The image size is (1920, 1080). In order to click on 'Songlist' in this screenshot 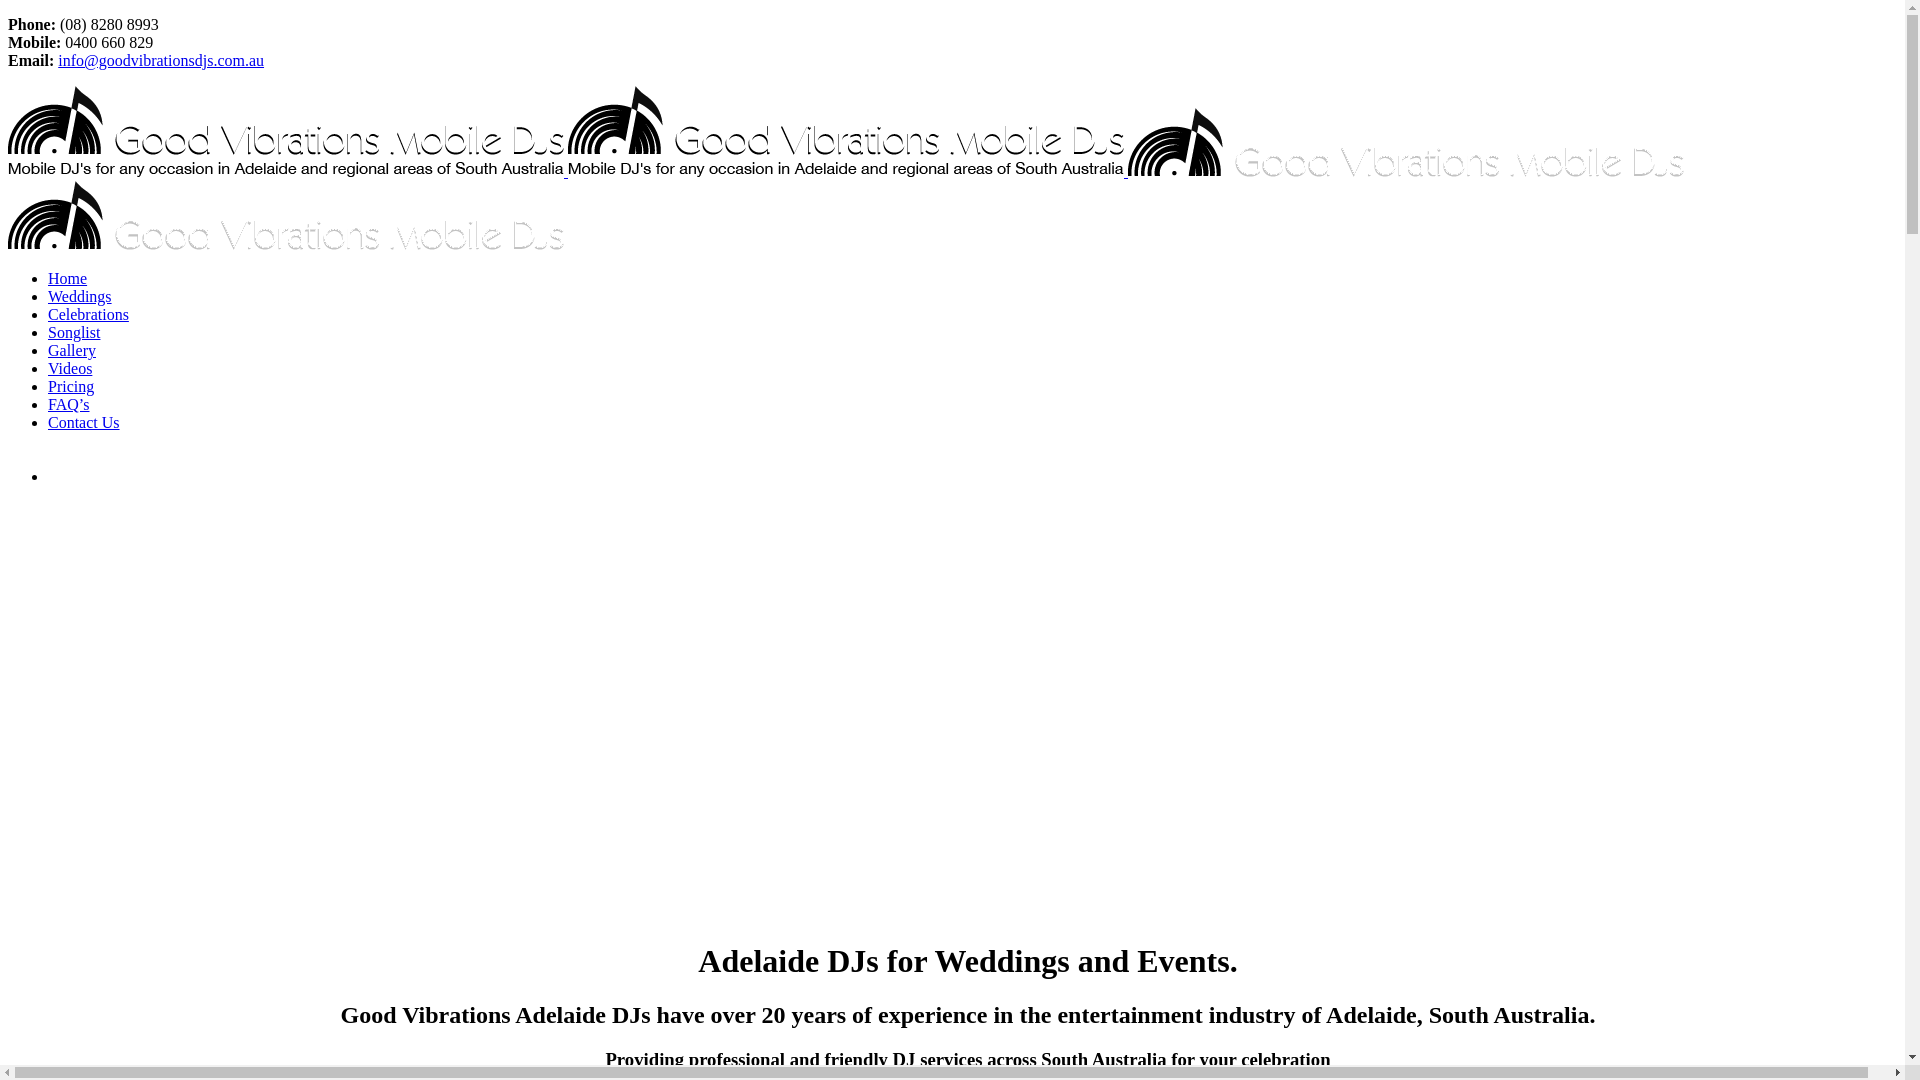, I will do `click(73, 331)`.